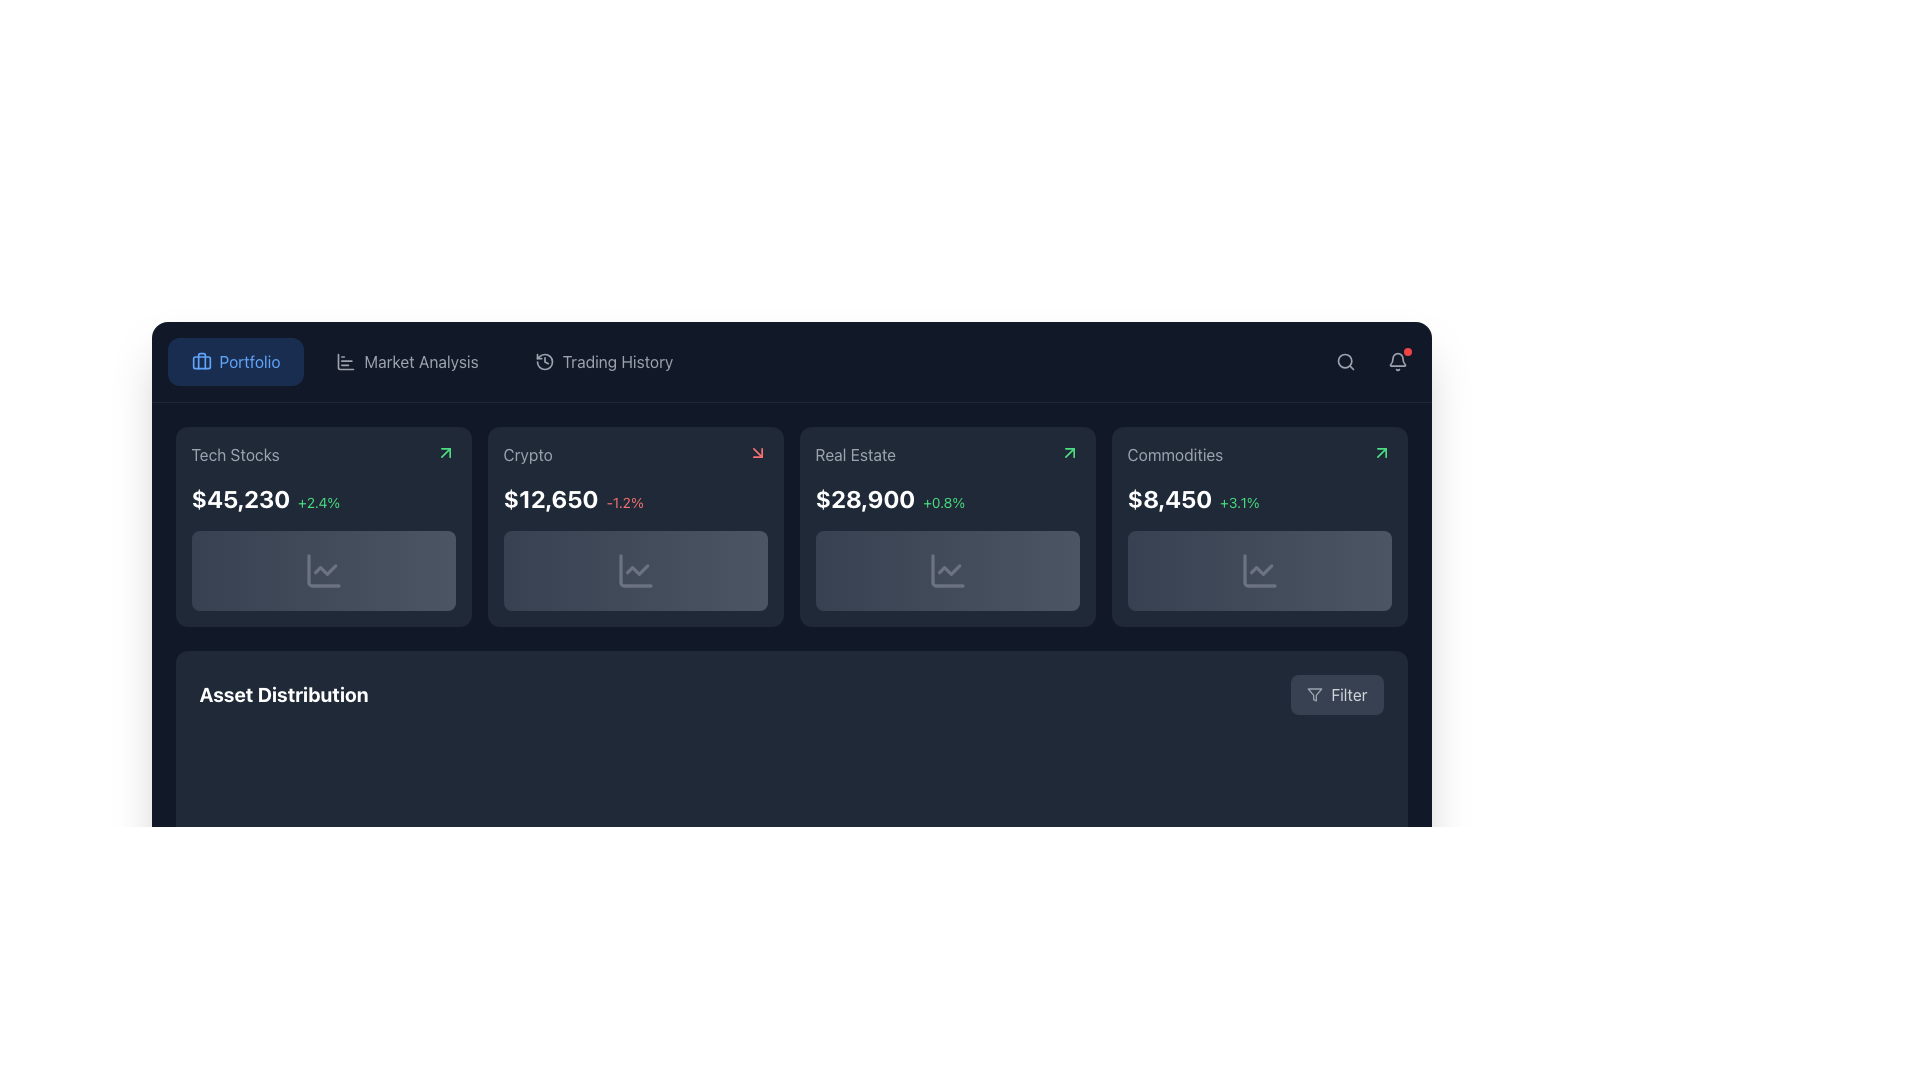  What do you see at coordinates (946, 497) in the screenshot?
I see `the Data display component showing the large white numerical value ('$28,900') and the smaller green percentage value ('+0.8%') within the 'Real Estate' card, positioned below the 'Real Estate' label in the second row of the card widgets` at bounding box center [946, 497].